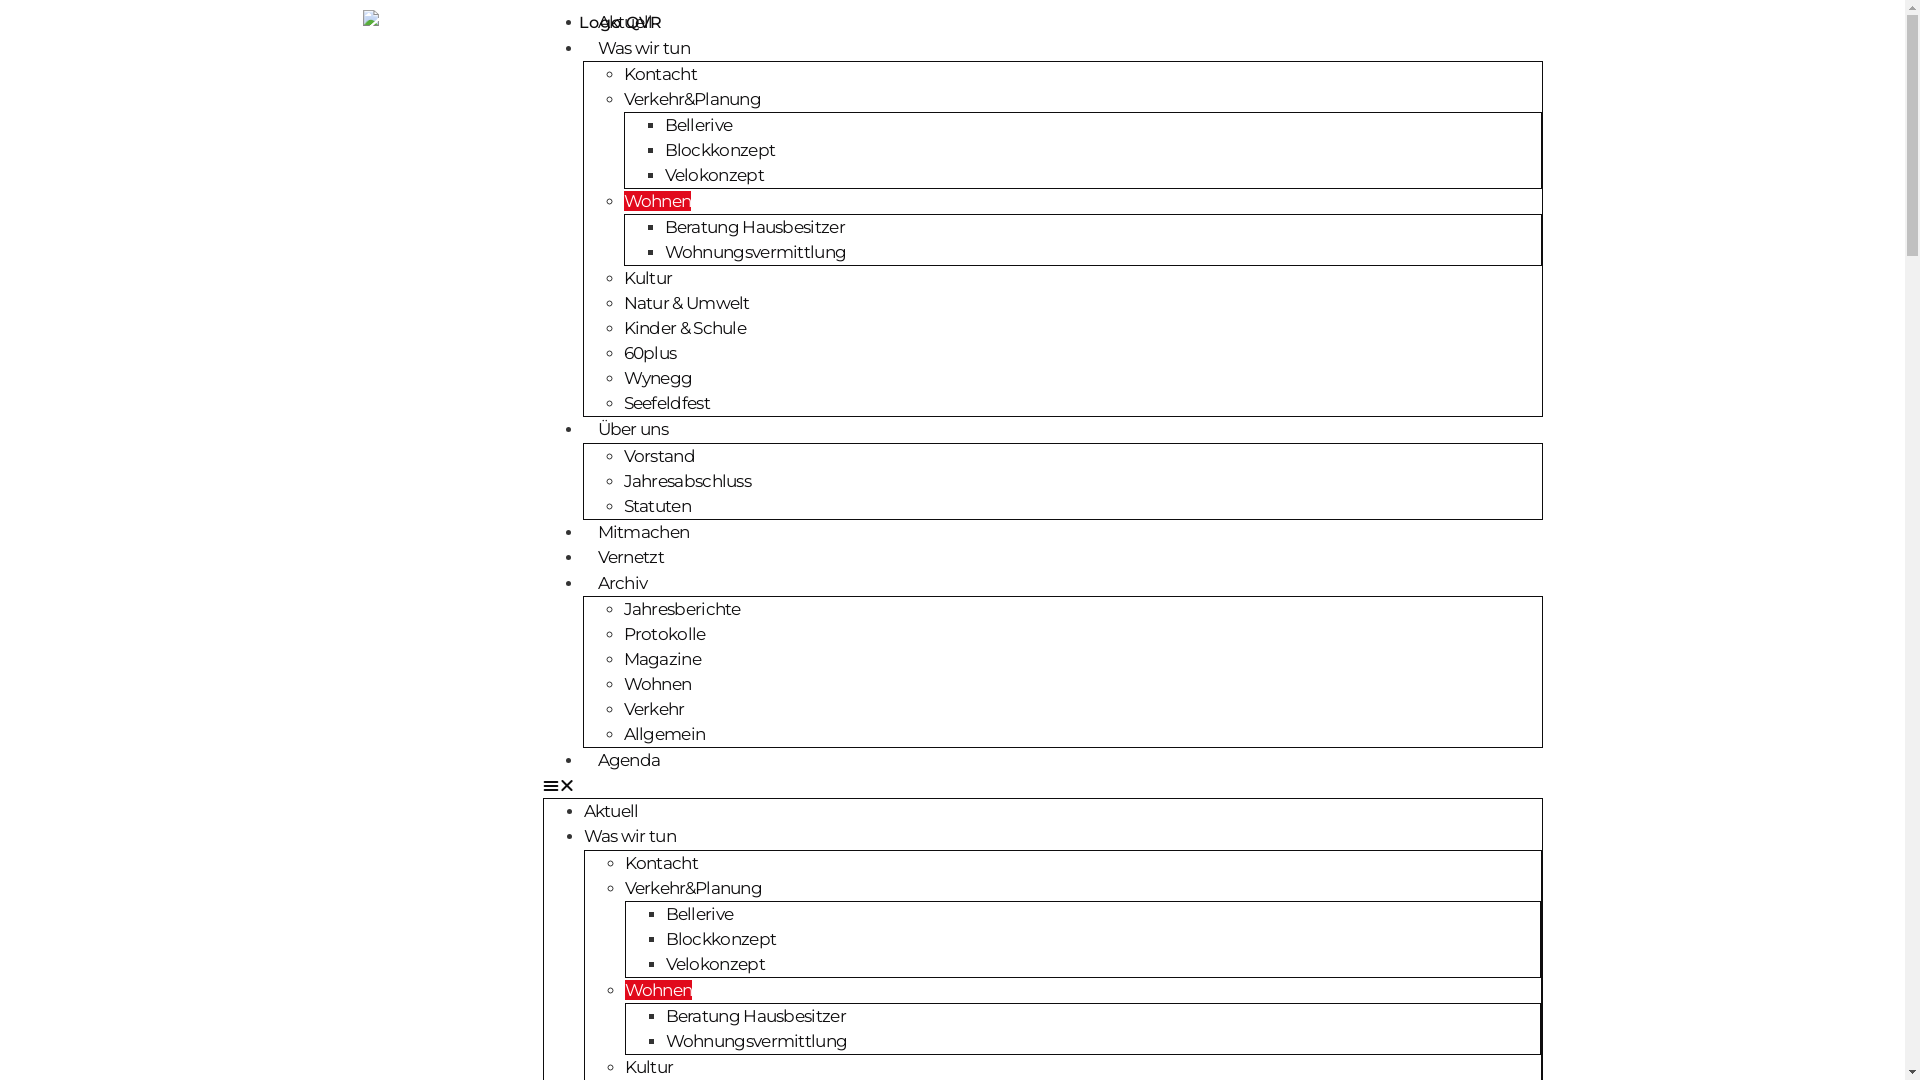 This screenshot has height=1080, width=1920. What do you see at coordinates (700, 914) in the screenshot?
I see `'Bellerive'` at bounding box center [700, 914].